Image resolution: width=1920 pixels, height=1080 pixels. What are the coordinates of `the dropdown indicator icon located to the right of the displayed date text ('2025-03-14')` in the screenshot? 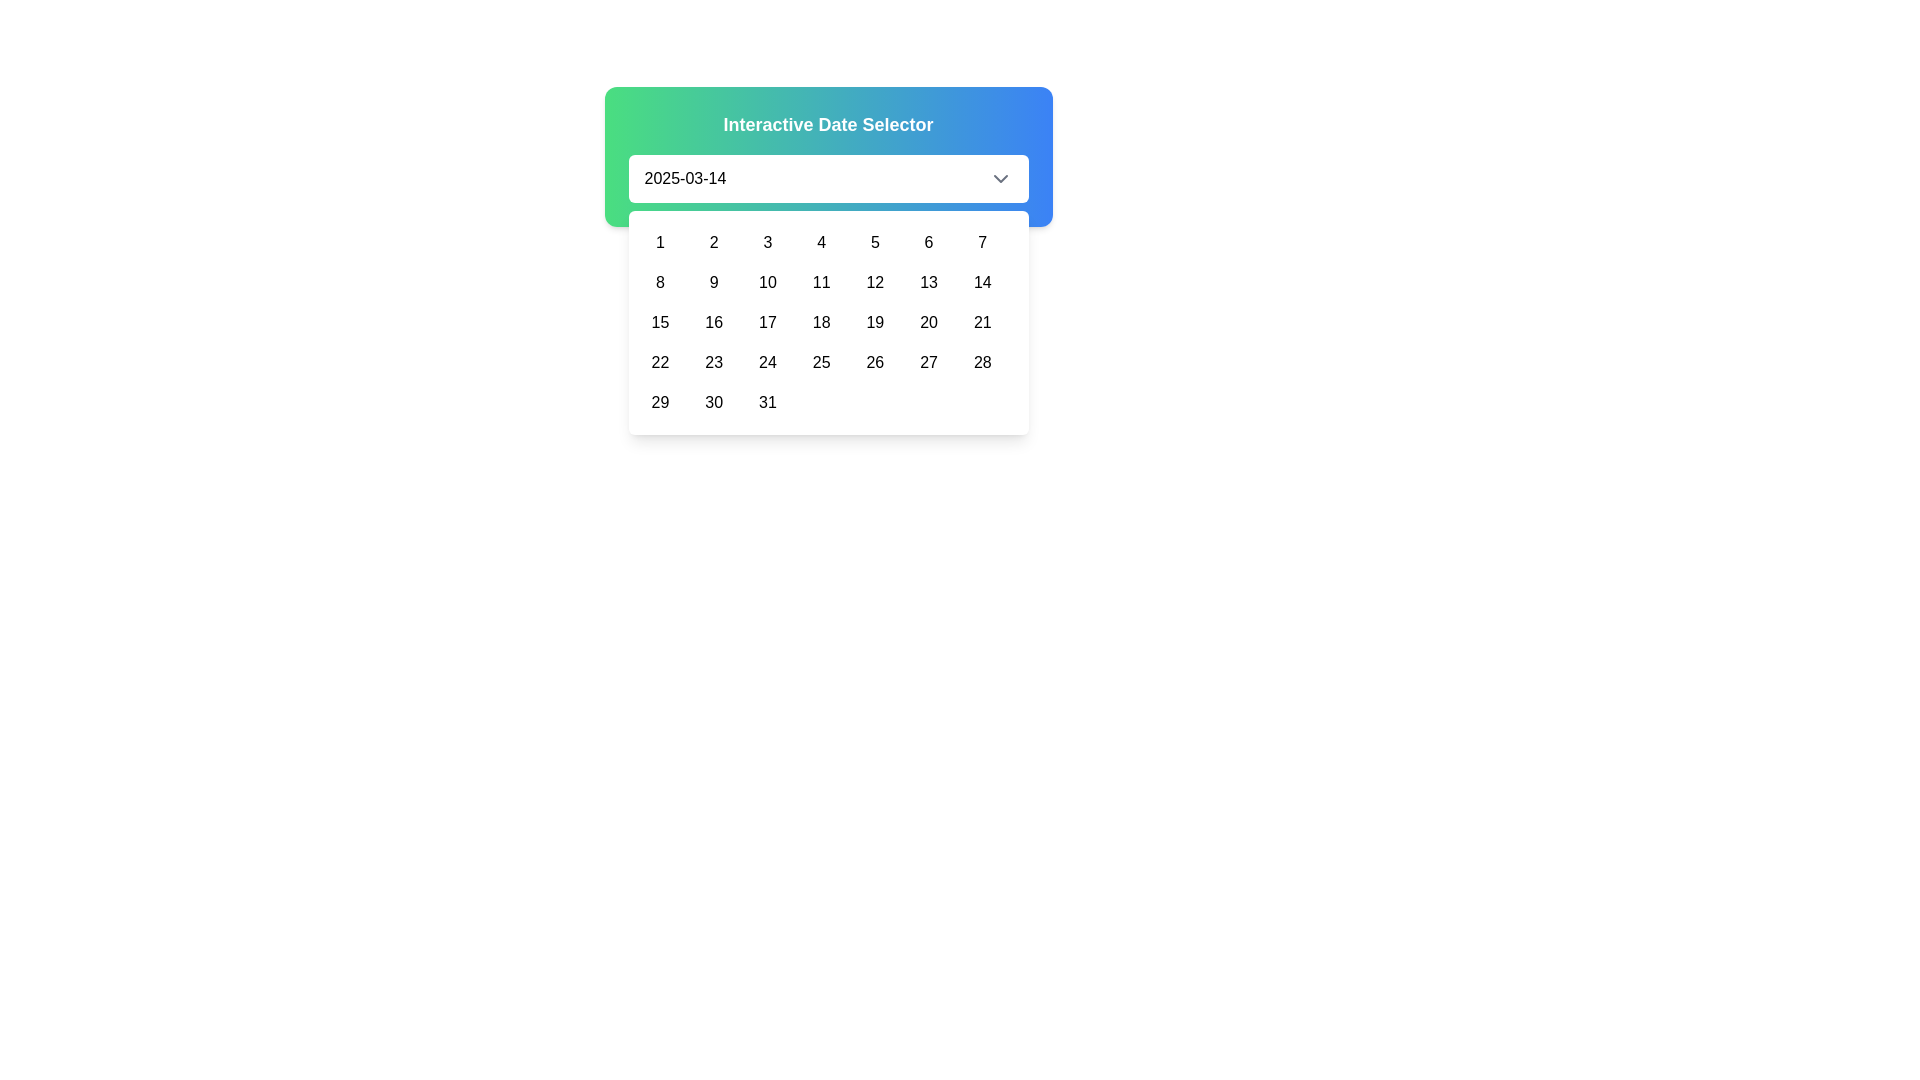 It's located at (1000, 177).